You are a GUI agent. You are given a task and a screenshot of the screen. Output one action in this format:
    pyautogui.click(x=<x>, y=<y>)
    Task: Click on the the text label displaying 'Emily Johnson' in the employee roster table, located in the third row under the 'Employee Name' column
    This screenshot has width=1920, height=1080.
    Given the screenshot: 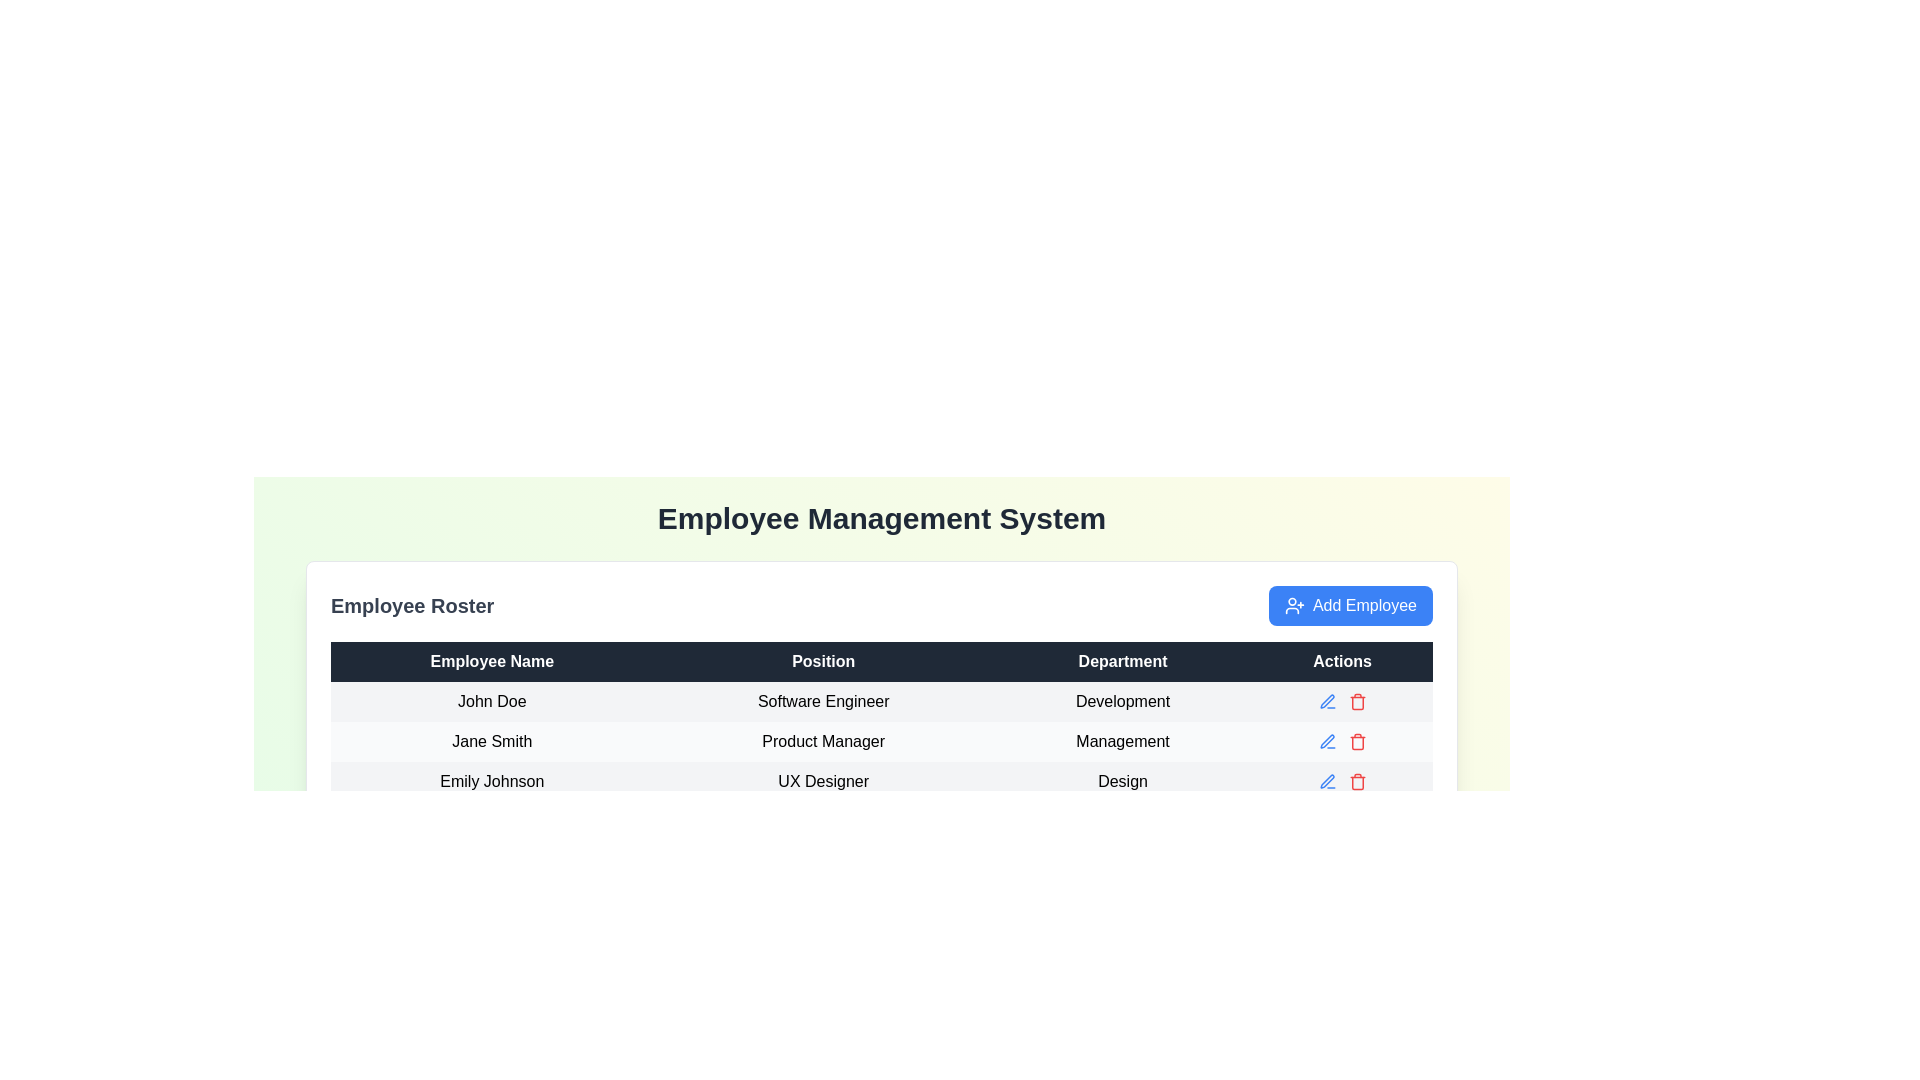 What is the action you would take?
    pyautogui.click(x=492, y=781)
    